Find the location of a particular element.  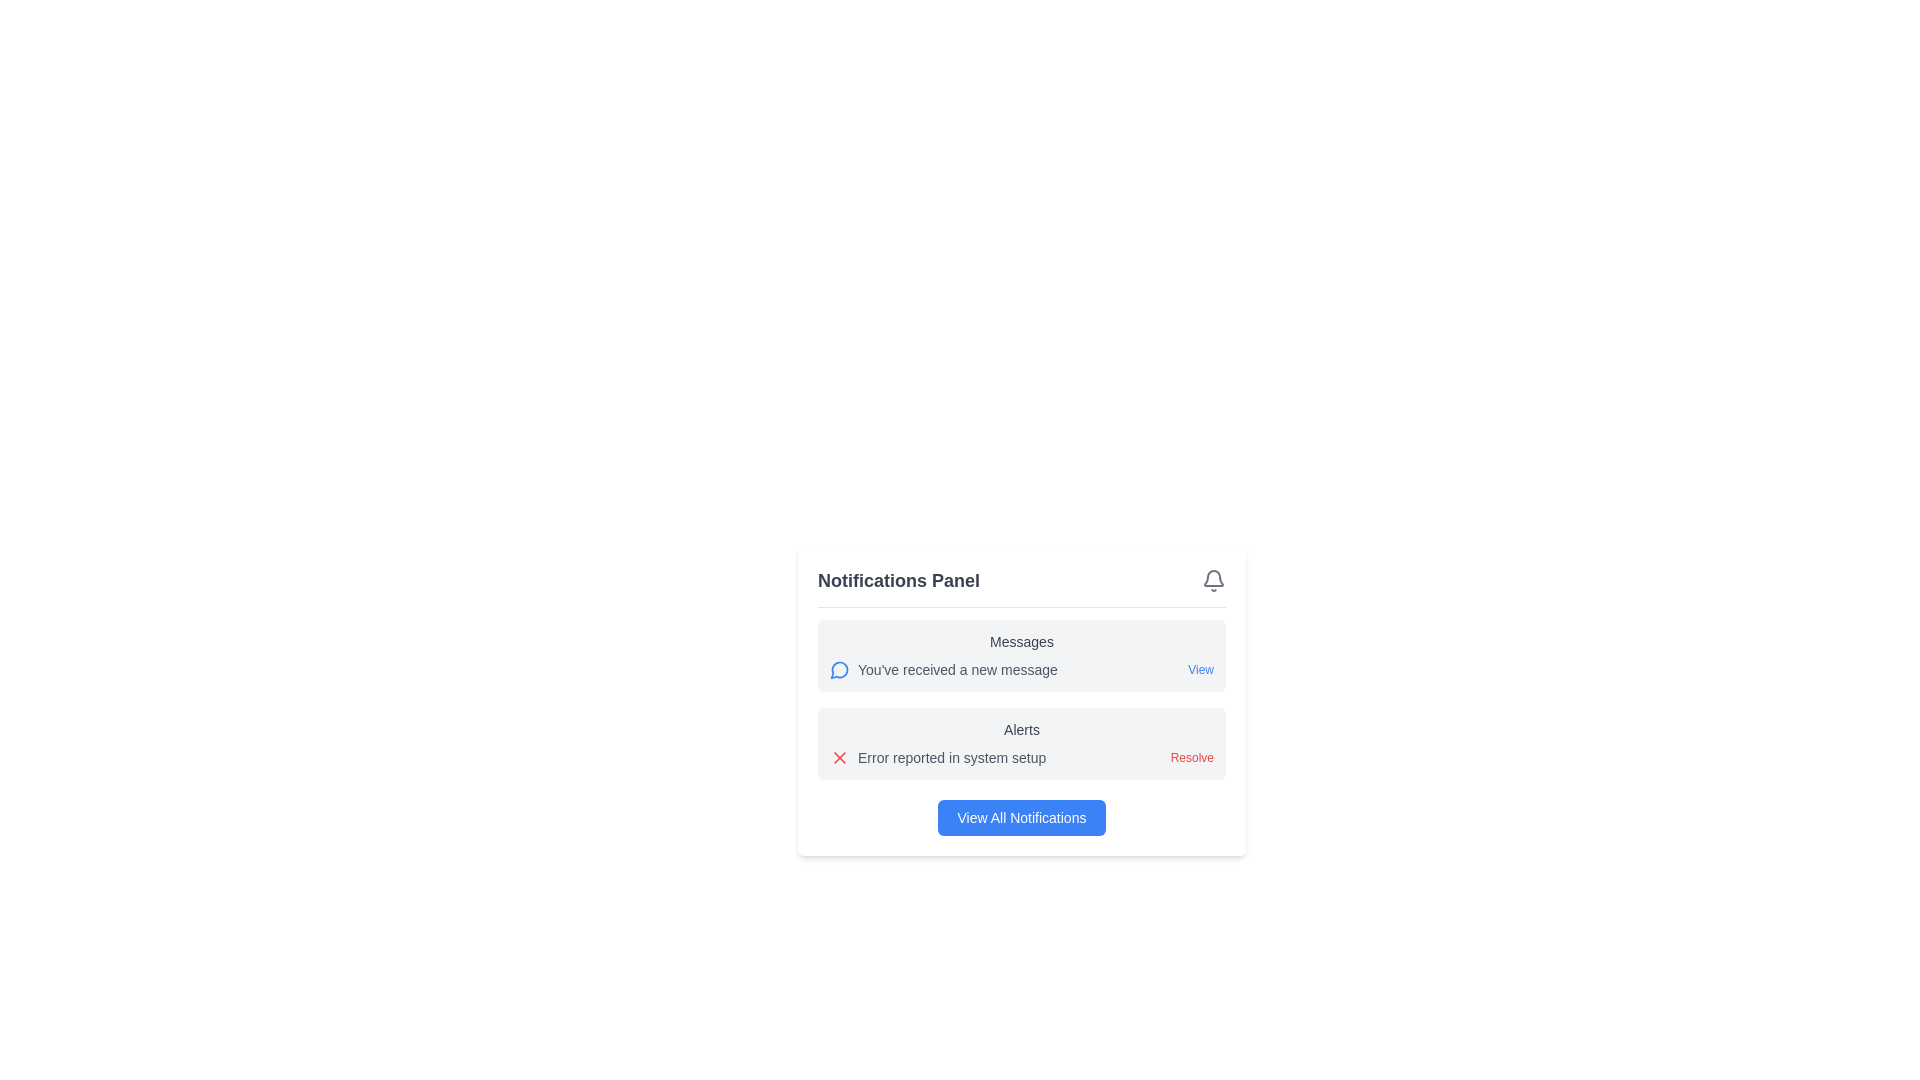

the small blue circular icon with a white speech bubble design located to the left of the text 'You've received a new message' in the notifications panel is located at coordinates (840, 670).